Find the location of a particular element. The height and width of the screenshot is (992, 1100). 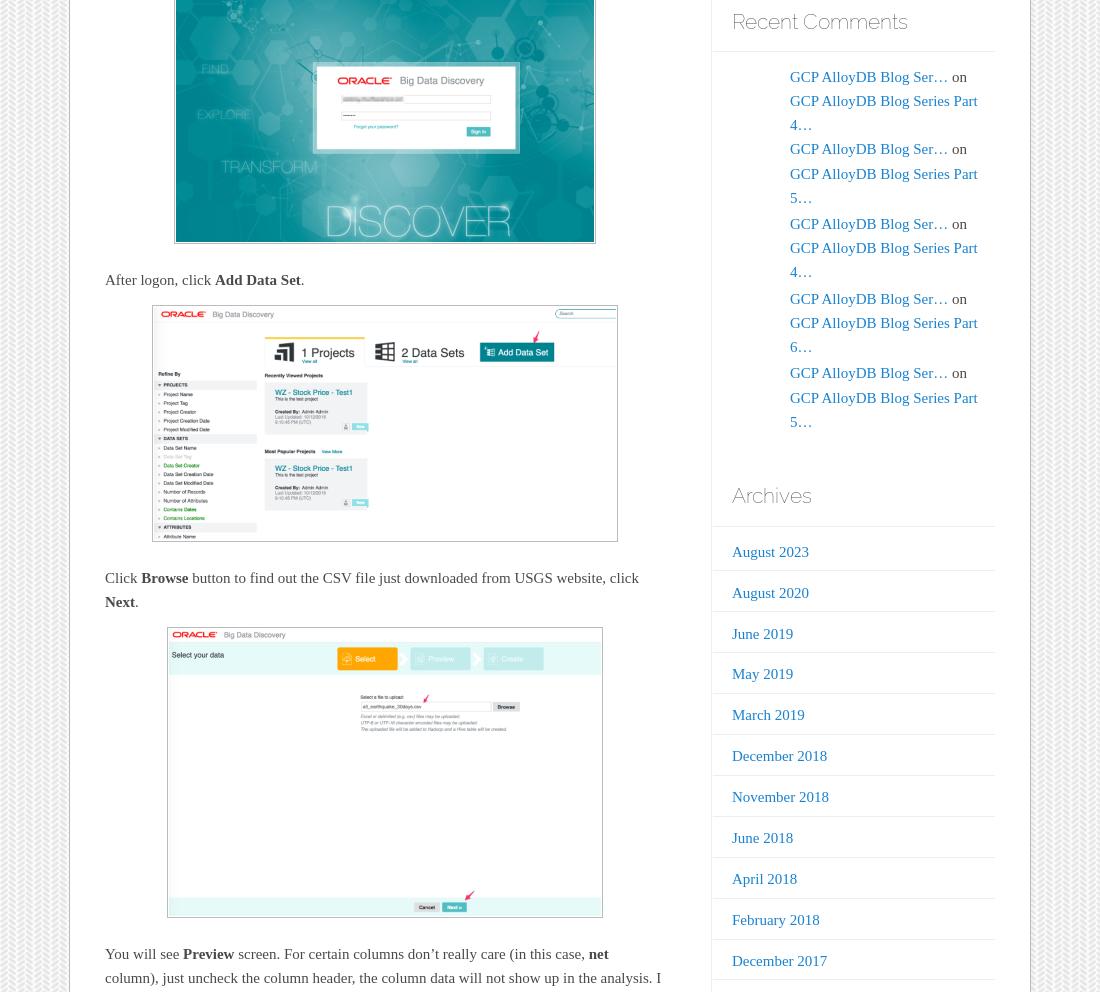

'August 2020' is located at coordinates (770, 591).